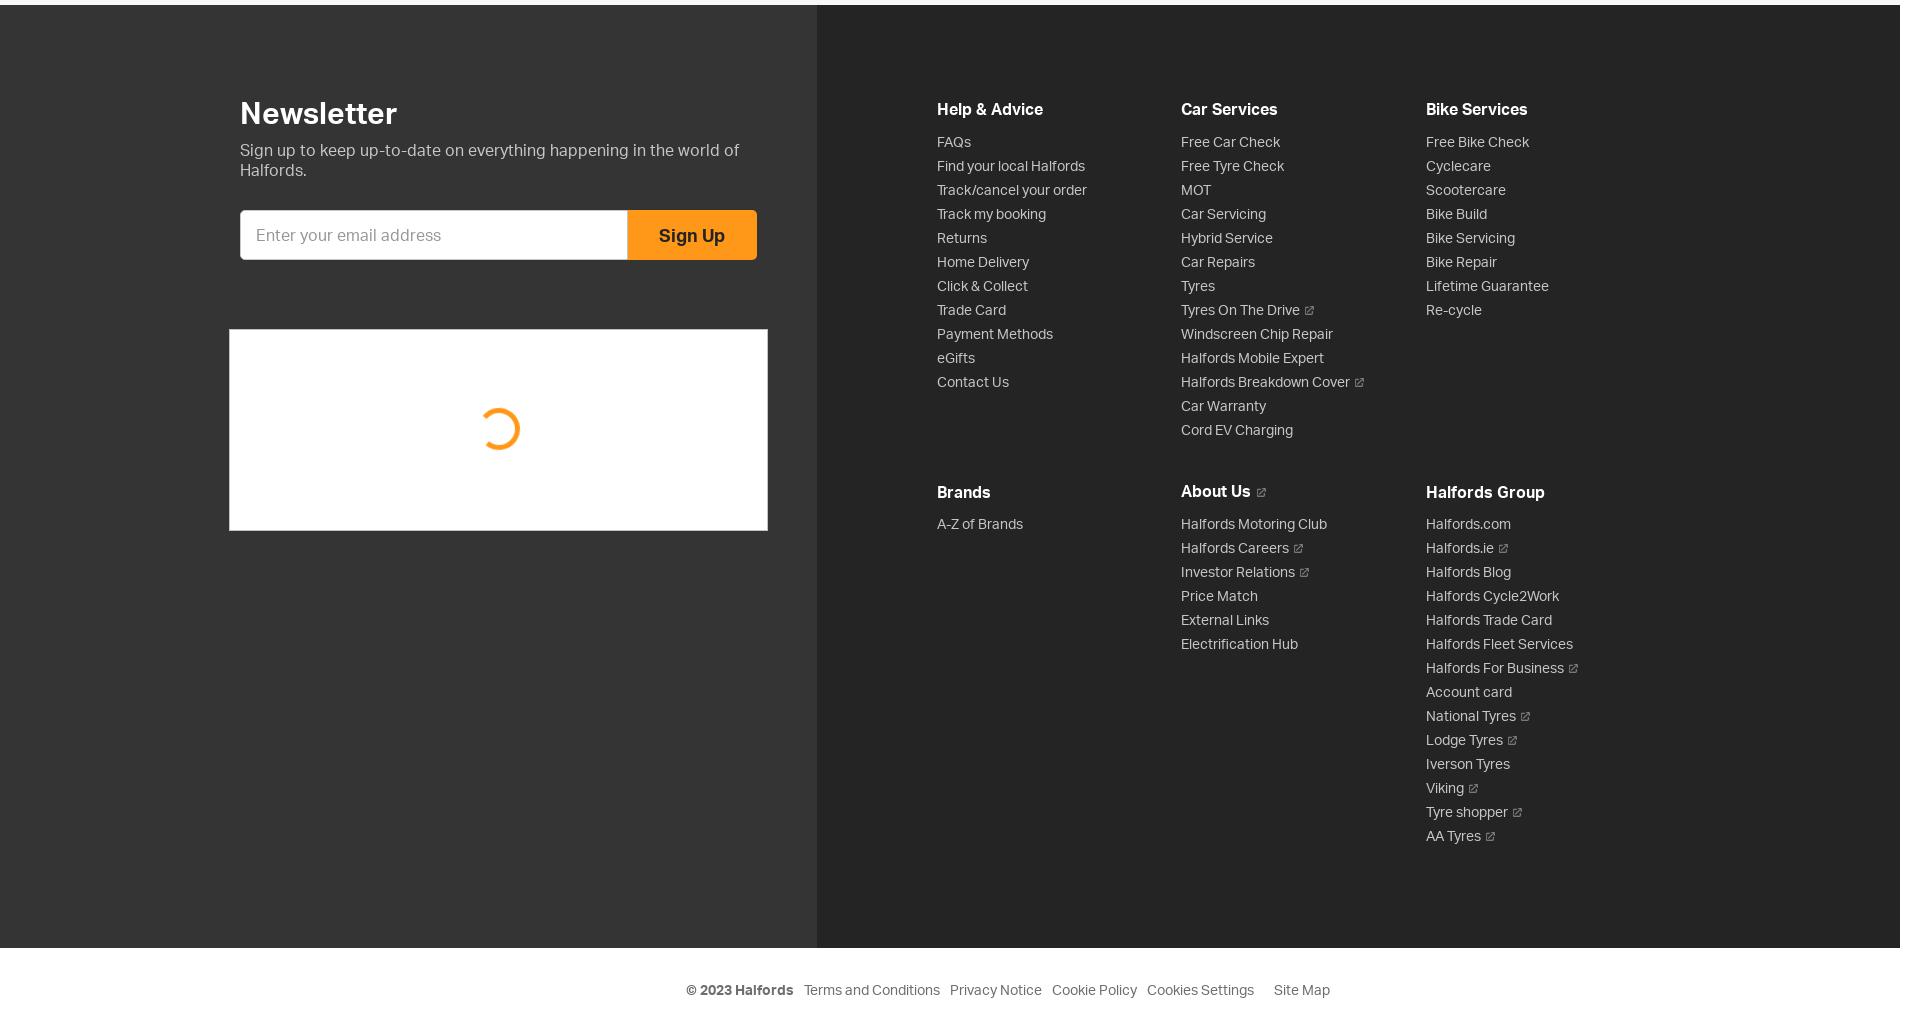  Describe the element at coordinates (1486, 284) in the screenshot. I see `'Lifetime Guarantee'` at that location.